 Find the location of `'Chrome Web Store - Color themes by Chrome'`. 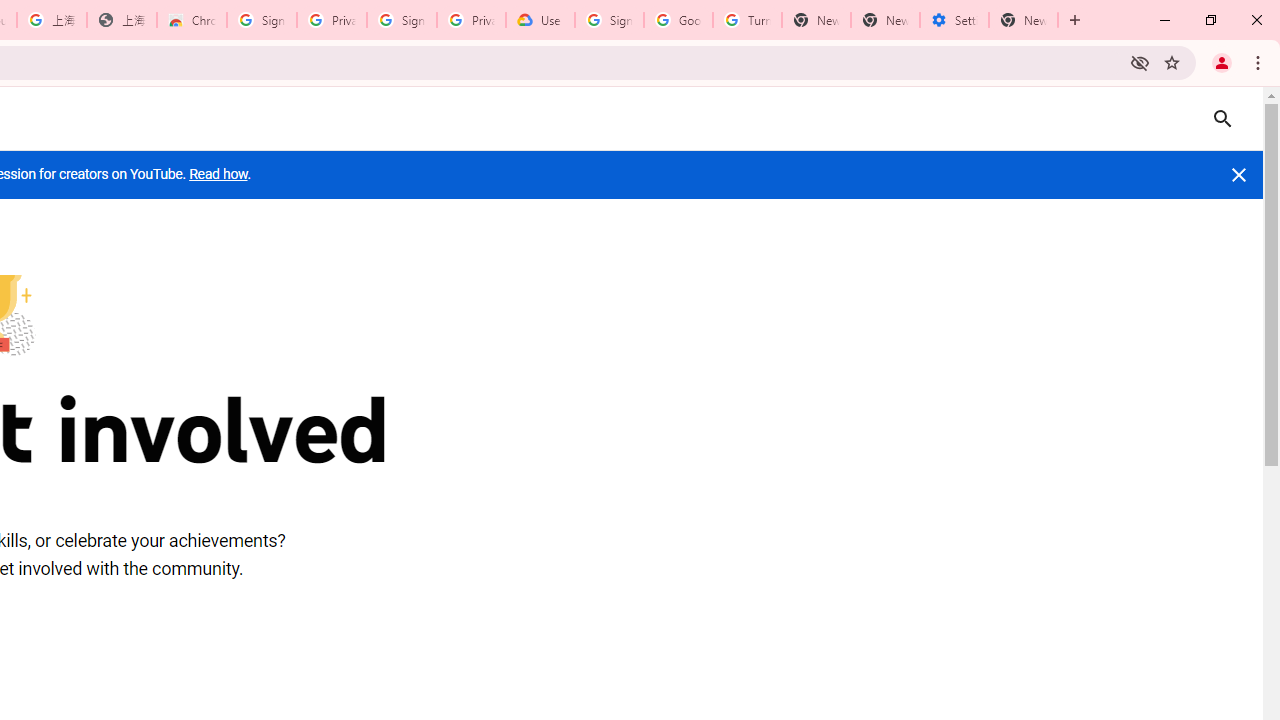

'Chrome Web Store - Color themes by Chrome' is located at coordinates (192, 20).